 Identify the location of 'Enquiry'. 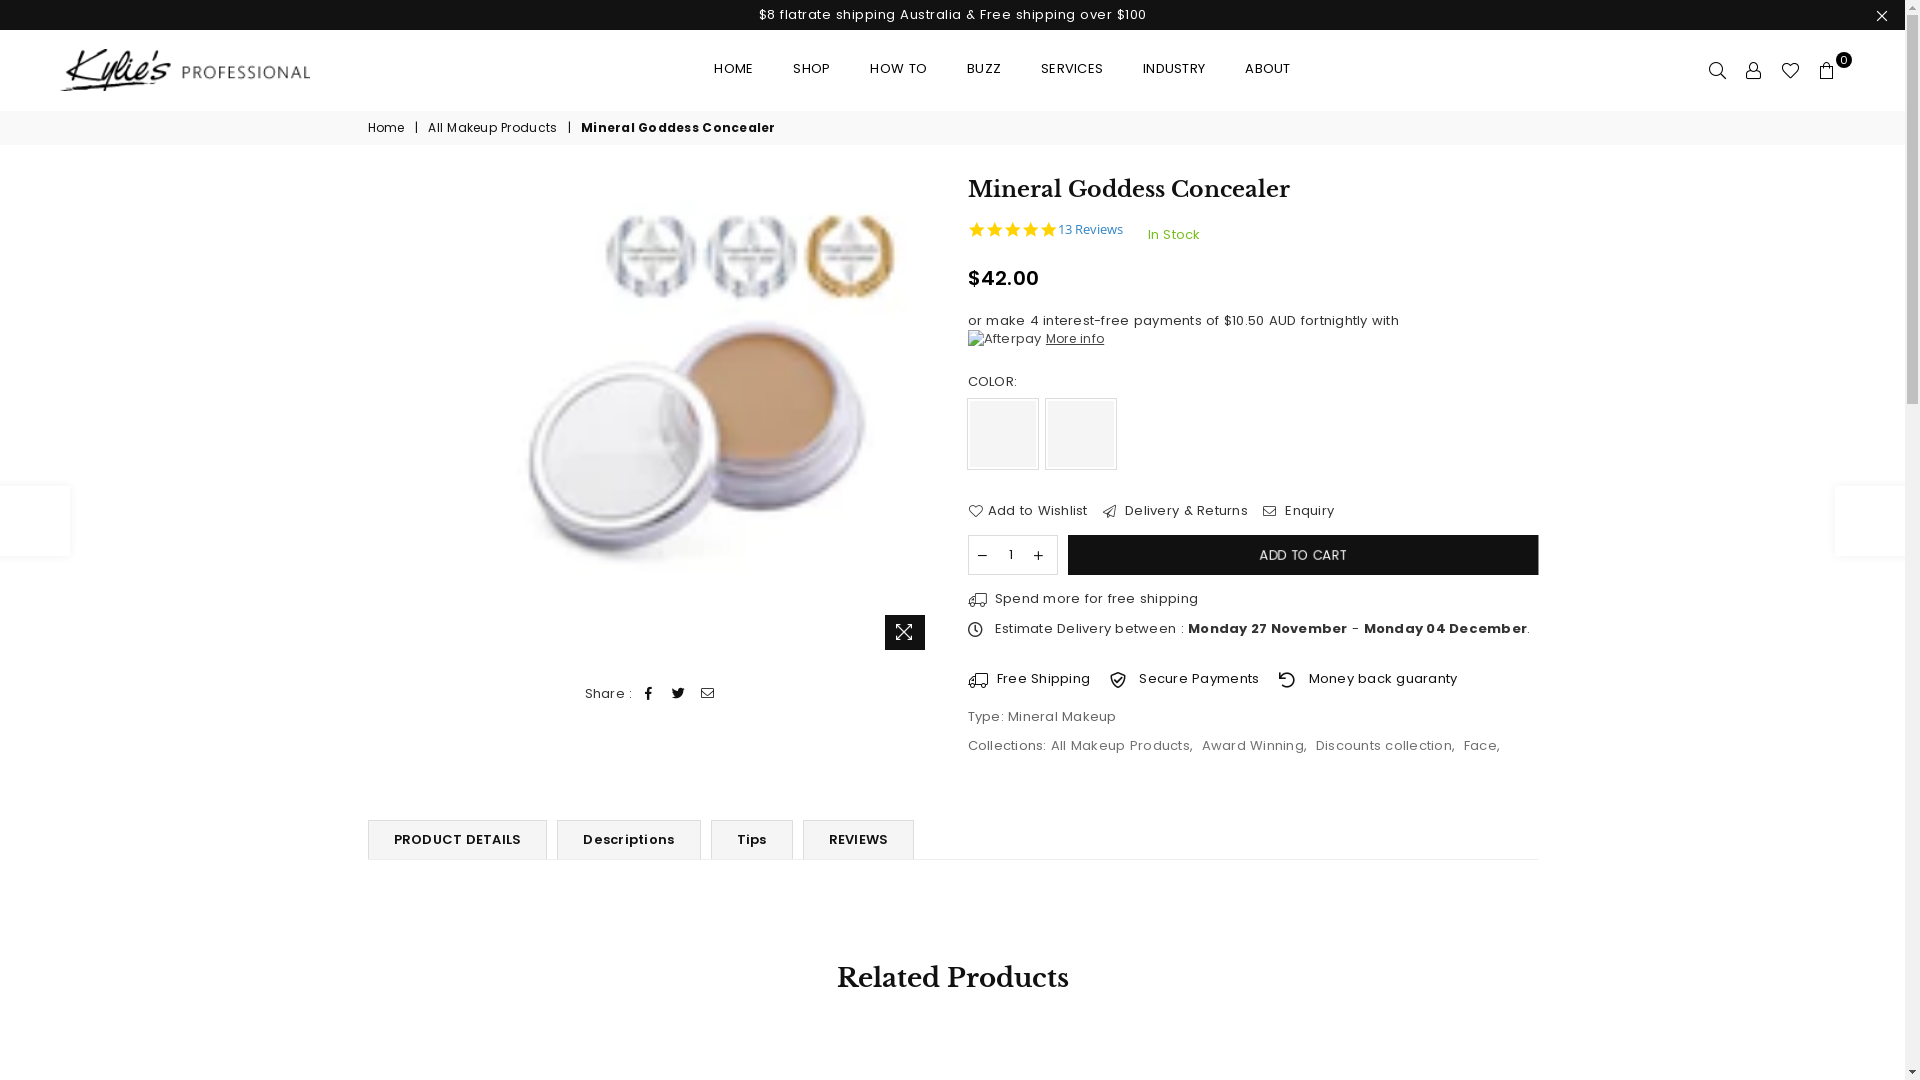
(1298, 509).